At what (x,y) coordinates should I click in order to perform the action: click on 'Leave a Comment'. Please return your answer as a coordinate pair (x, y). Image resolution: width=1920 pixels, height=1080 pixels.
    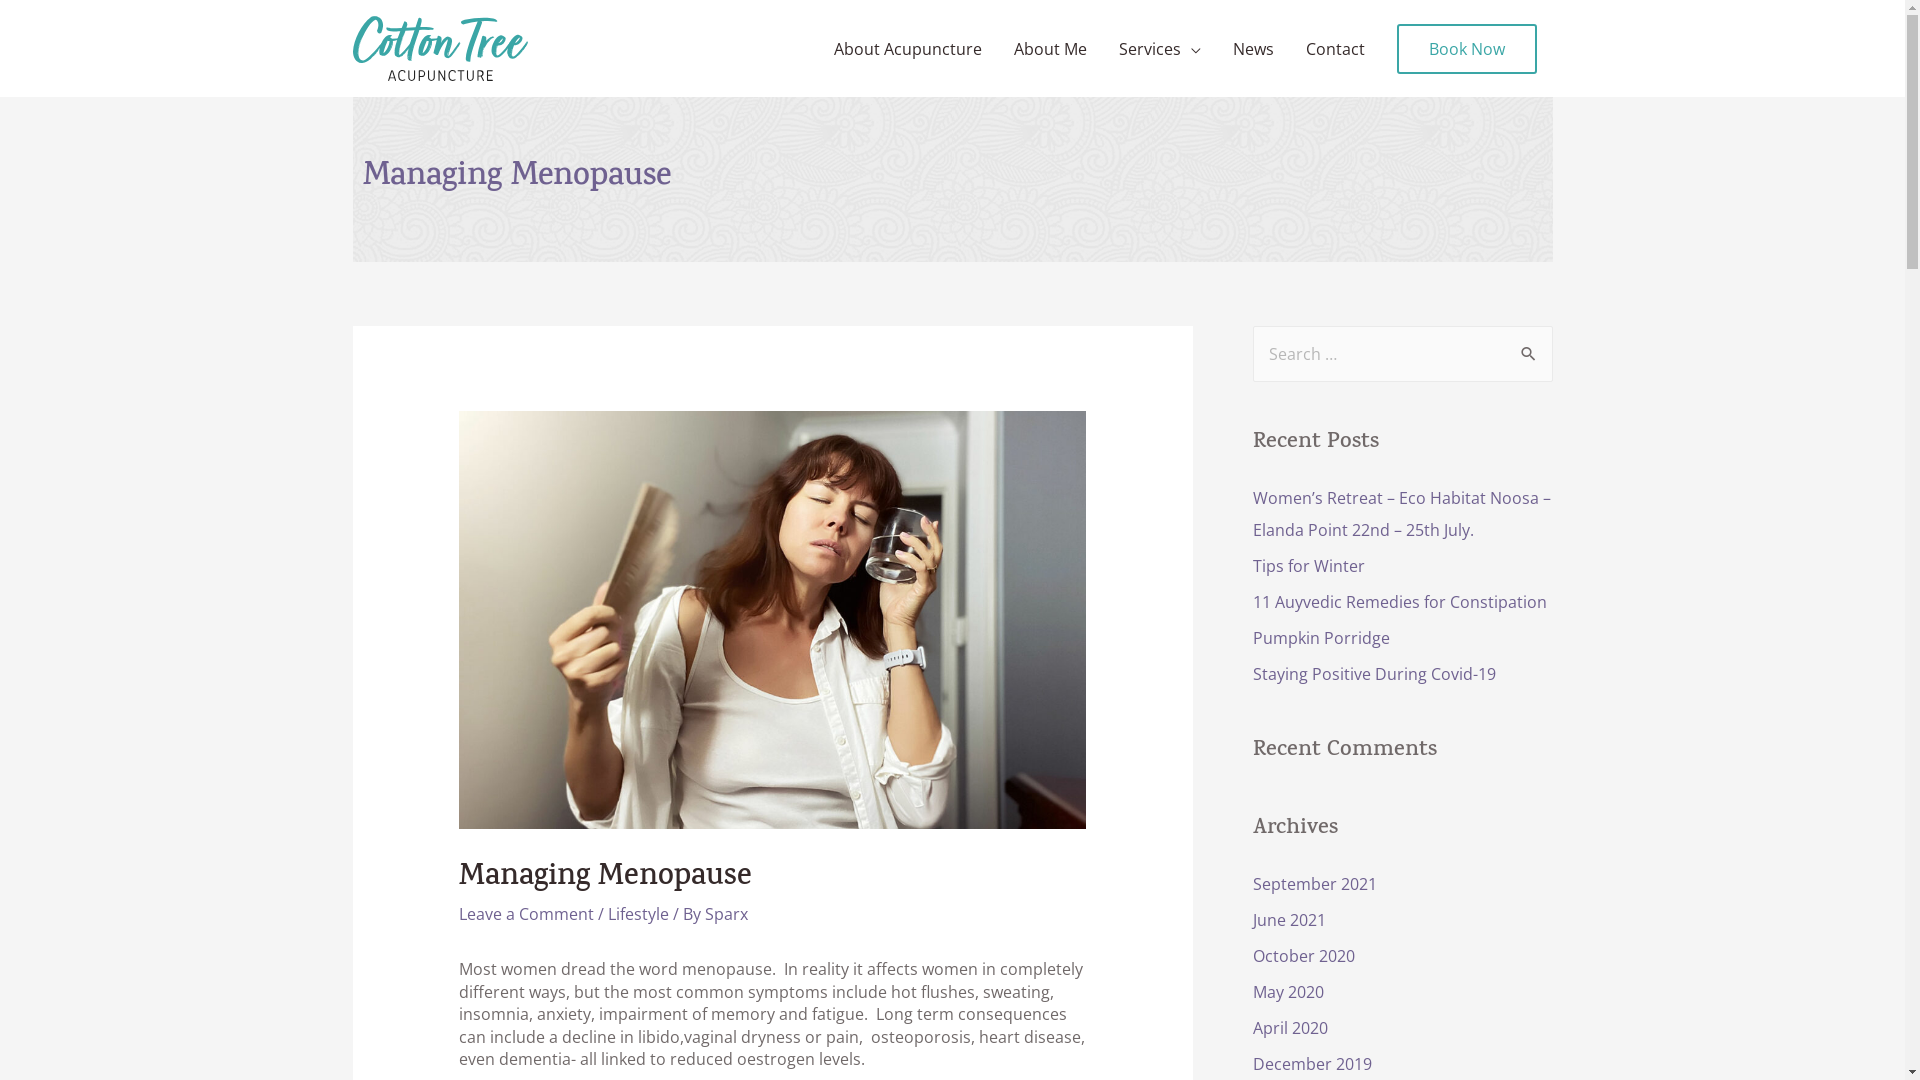
    Looking at the image, I should click on (458, 914).